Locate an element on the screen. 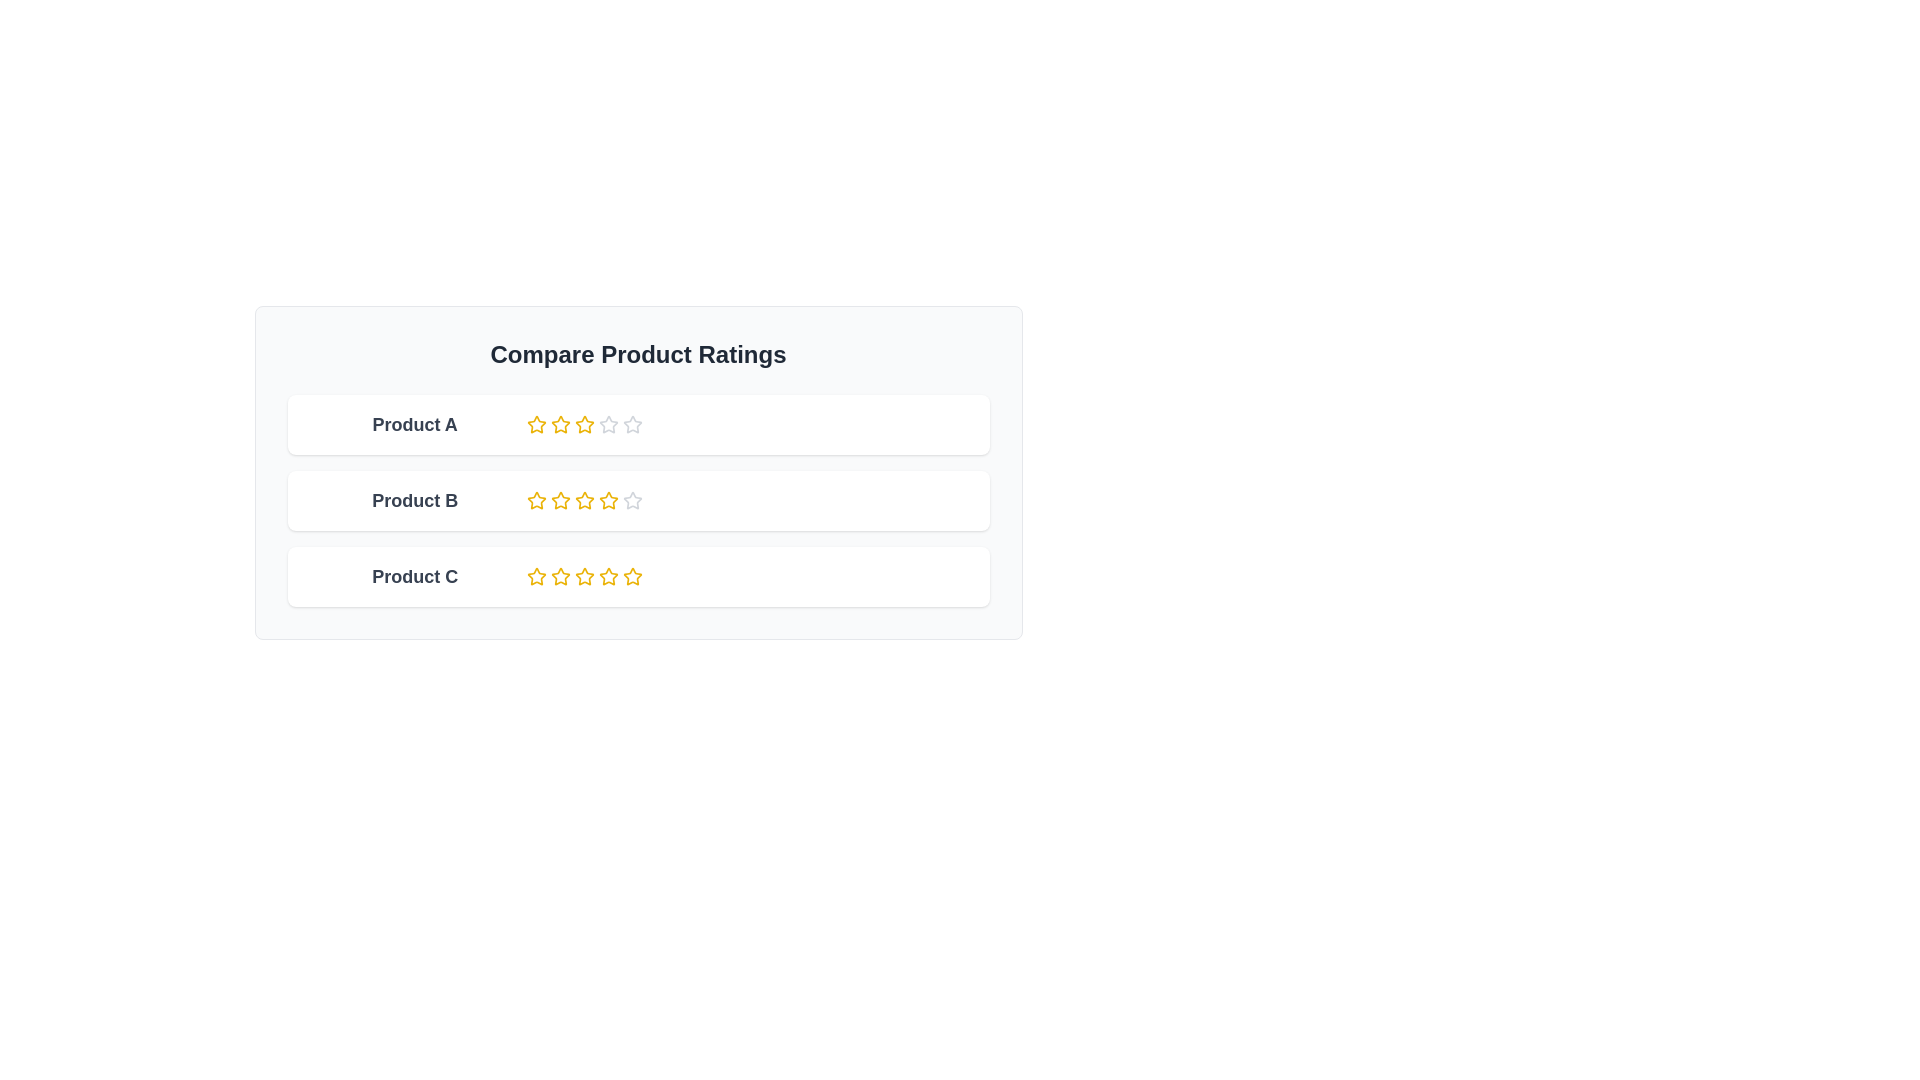 Image resolution: width=1920 pixels, height=1080 pixels. the fourth star icon in the horizontal sequence of five rating stars for 'Product A' in the 'Compare Product Ratings' section to interact with the rating system is located at coordinates (631, 423).